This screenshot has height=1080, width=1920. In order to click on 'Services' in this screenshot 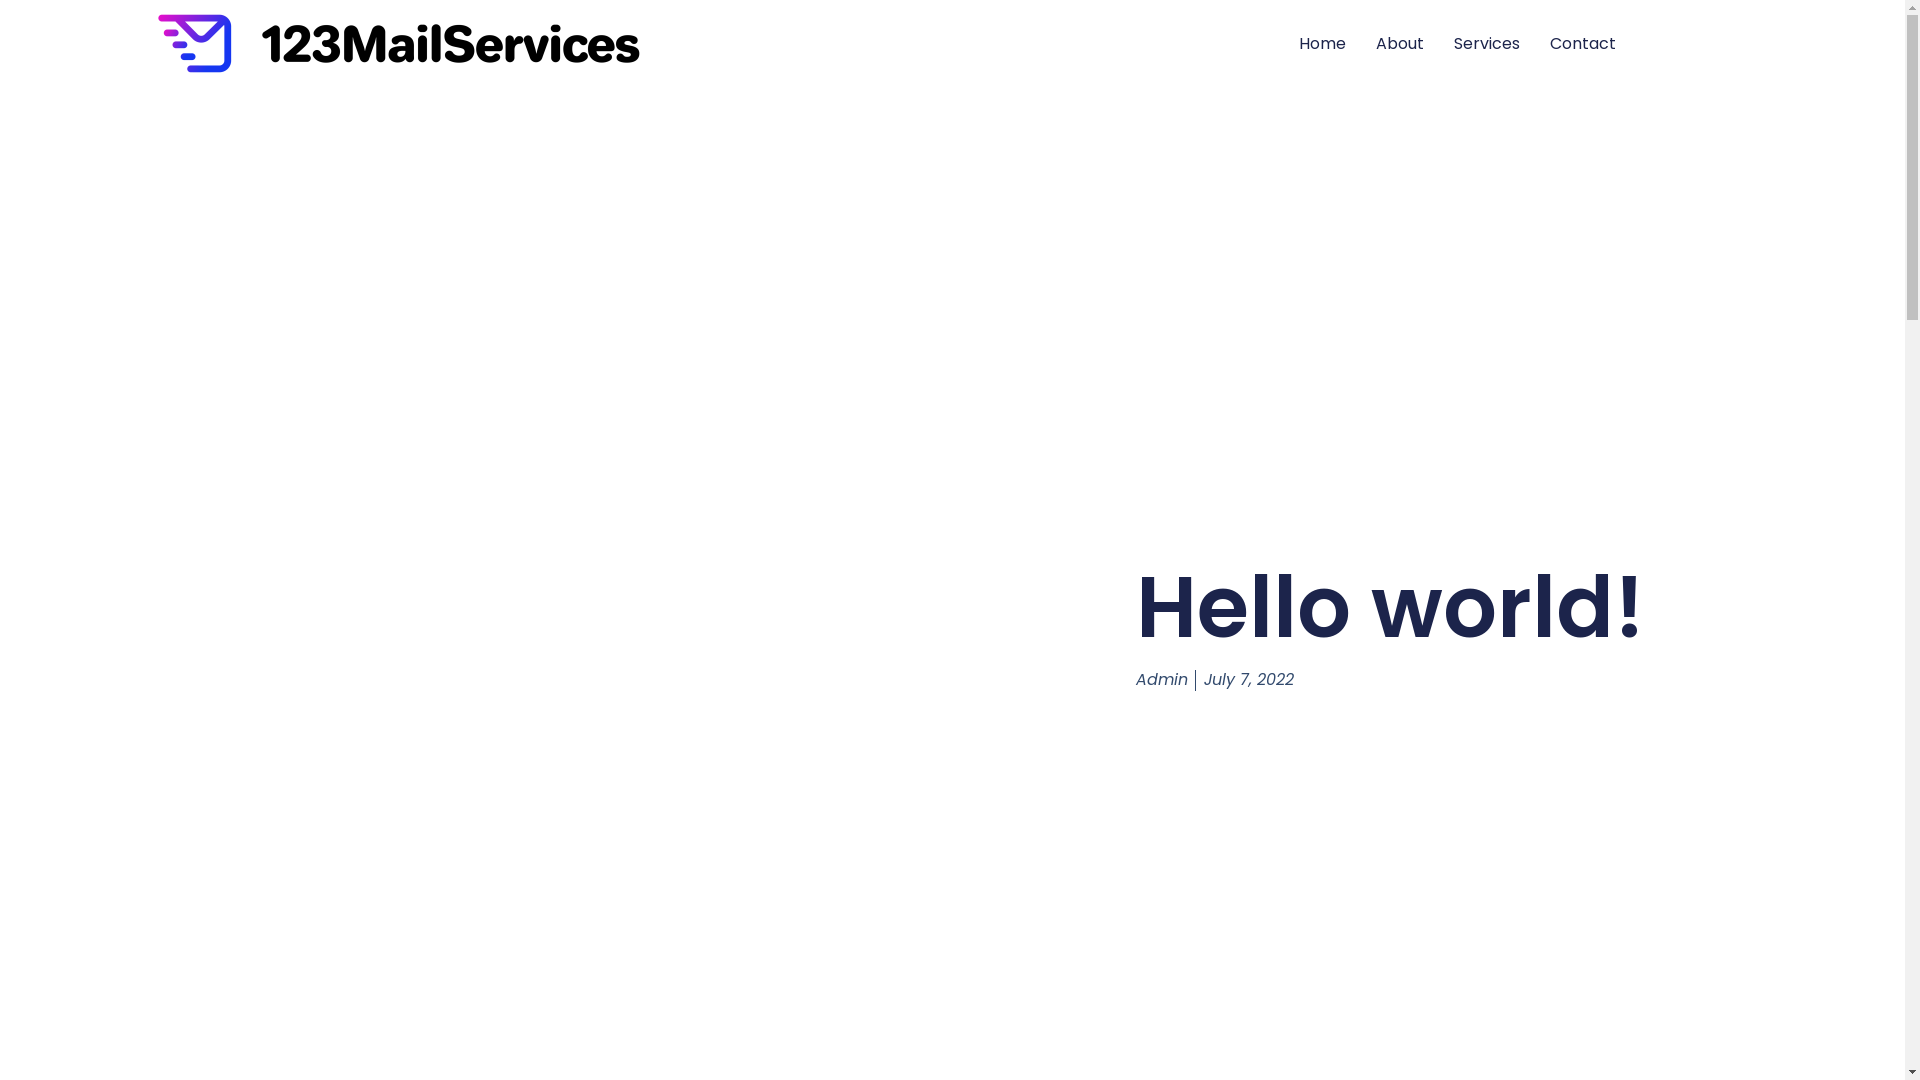, I will do `click(1487, 43)`.